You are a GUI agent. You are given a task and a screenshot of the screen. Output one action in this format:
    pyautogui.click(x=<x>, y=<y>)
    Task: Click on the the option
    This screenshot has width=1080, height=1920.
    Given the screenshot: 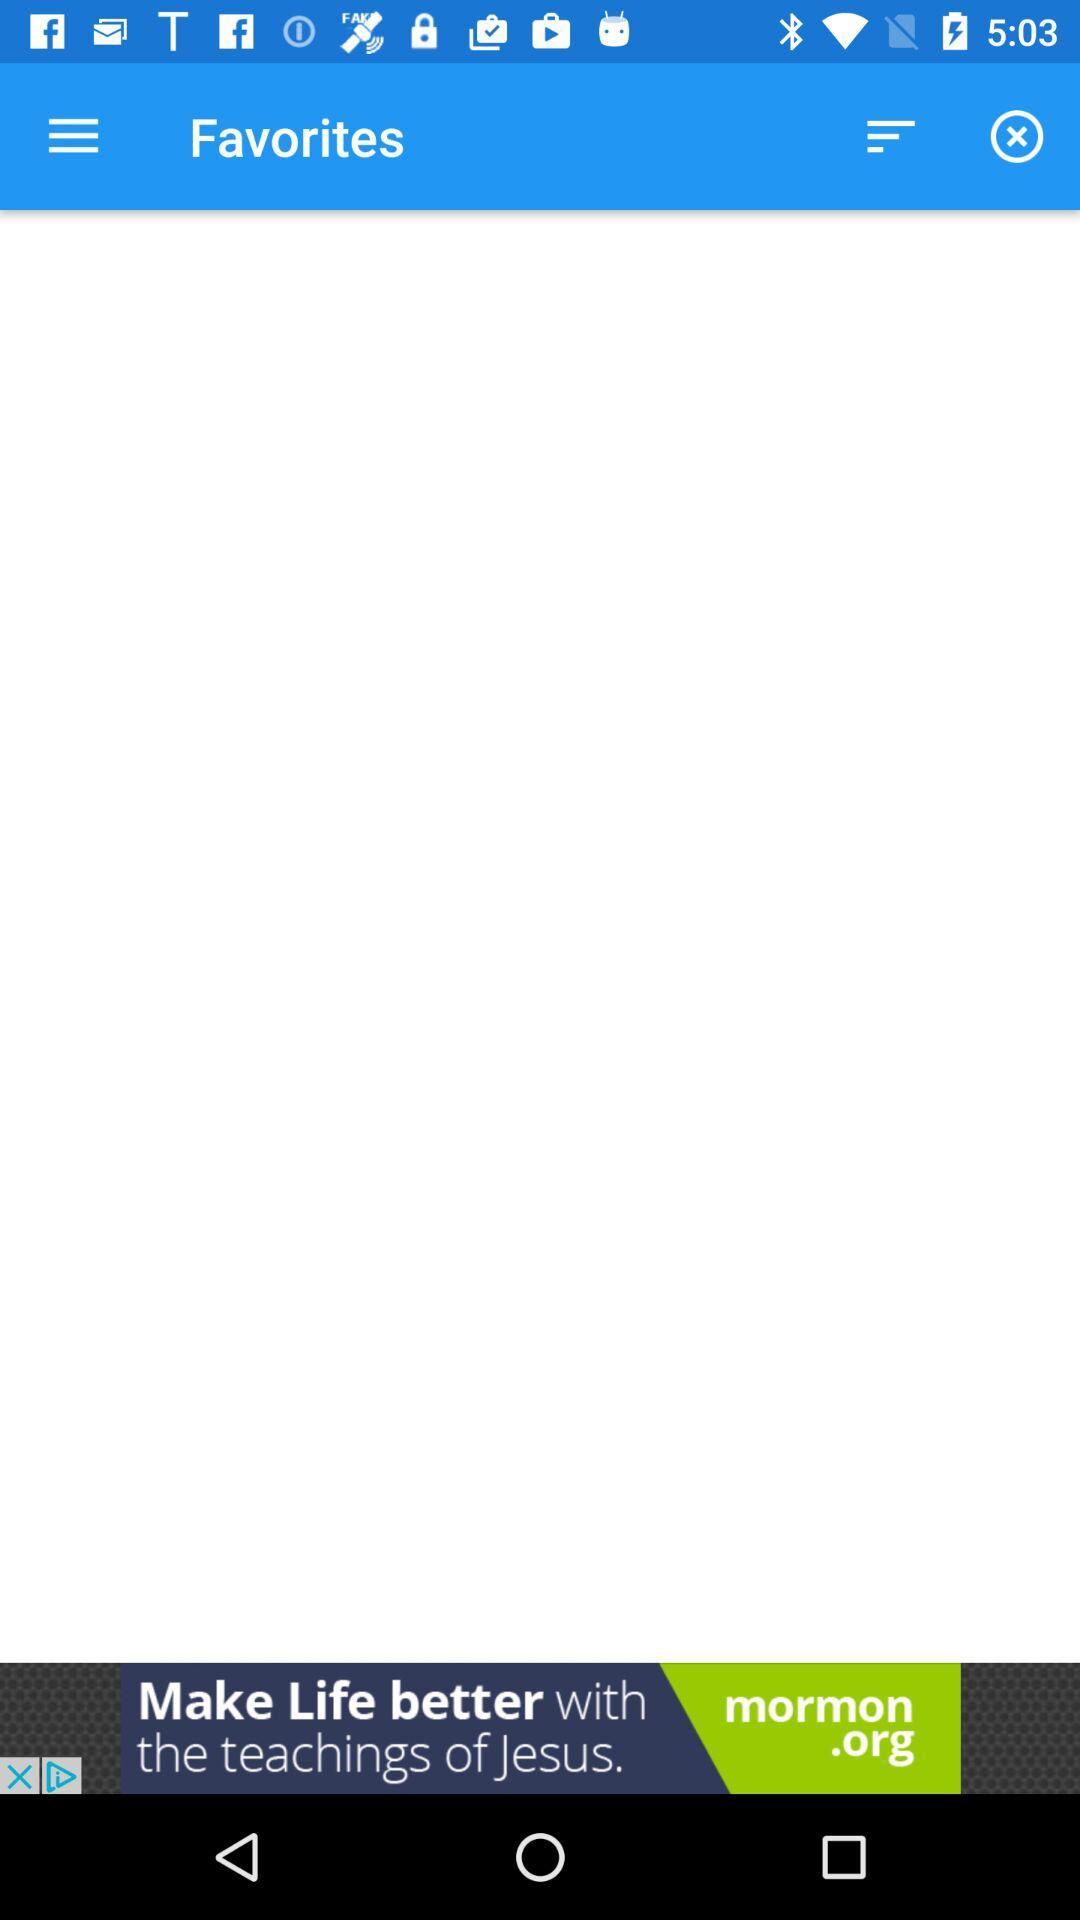 What is the action you would take?
    pyautogui.click(x=540, y=1727)
    